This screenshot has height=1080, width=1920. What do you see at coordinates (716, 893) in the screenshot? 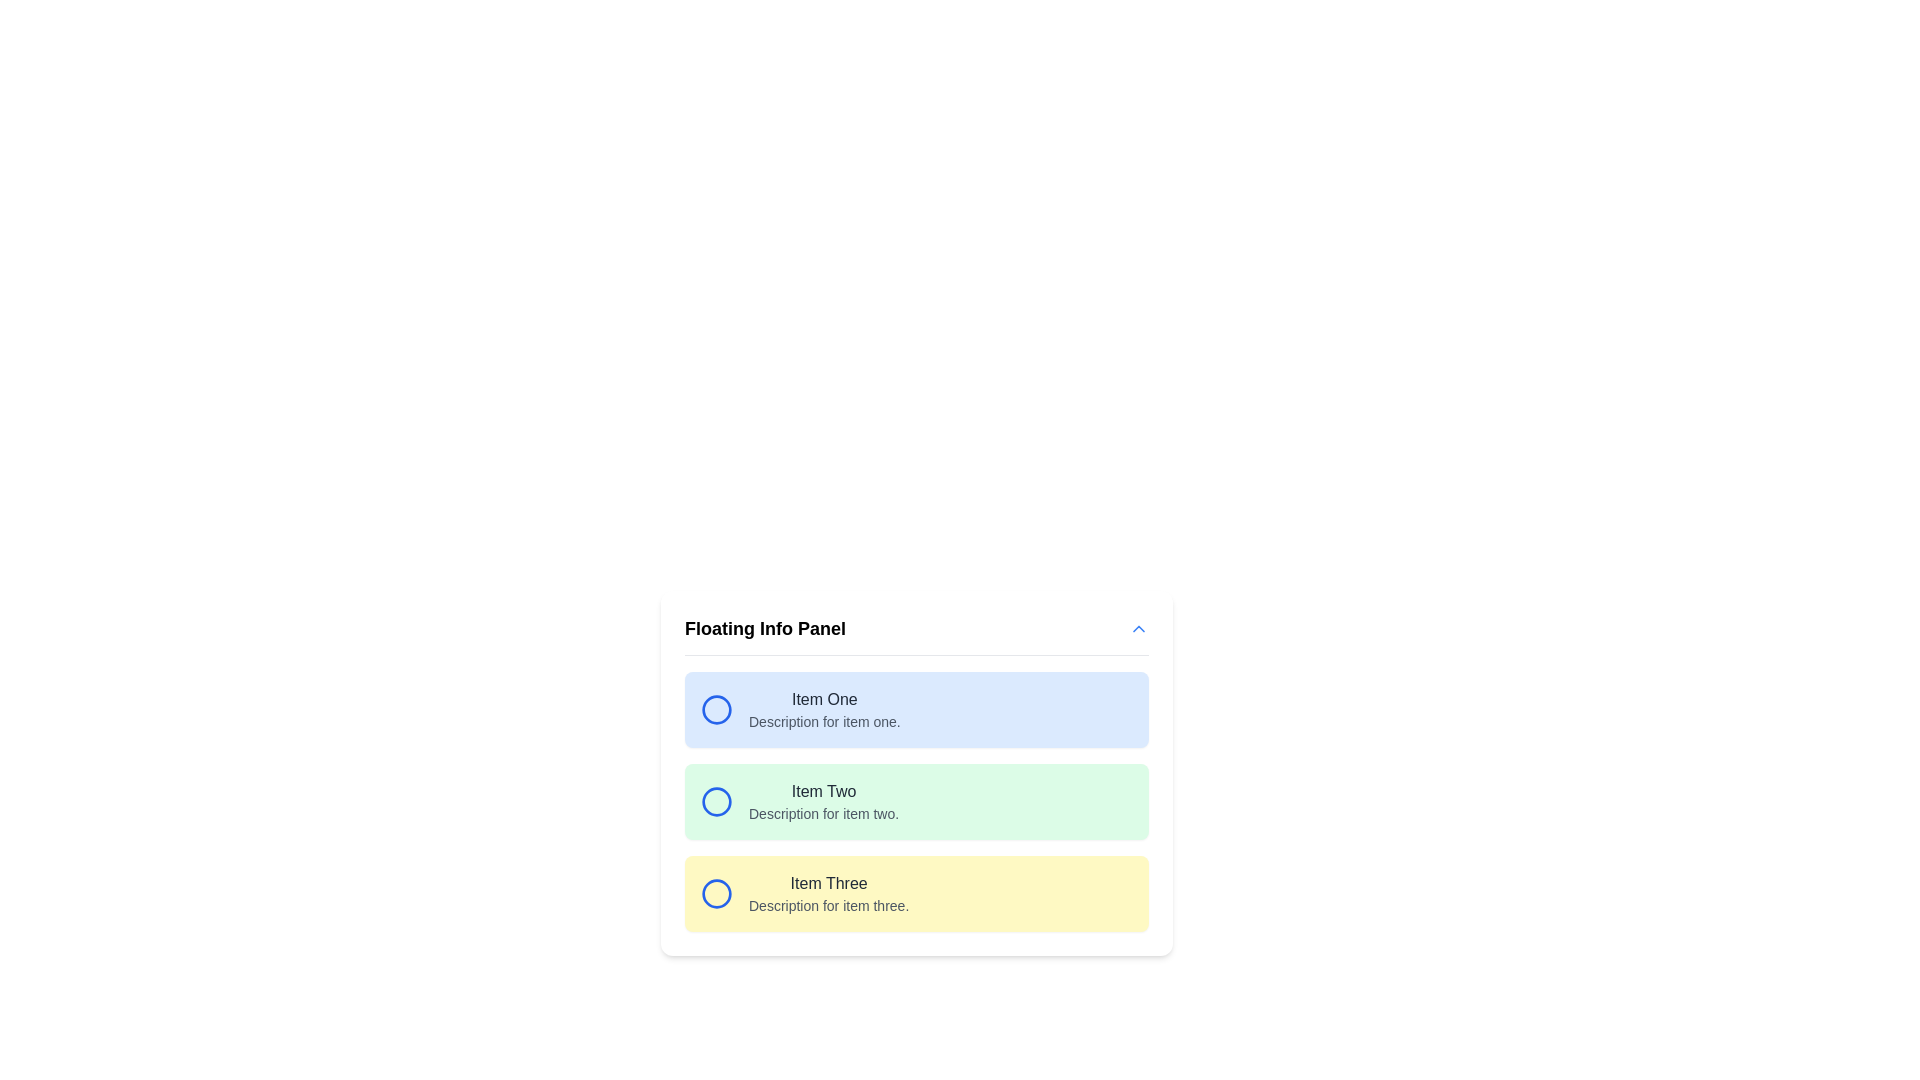
I see `the circular outline icon associated with 'Item Three' in the yellow background of the floating information panel for potential interaction` at bounding box center [716, 893].